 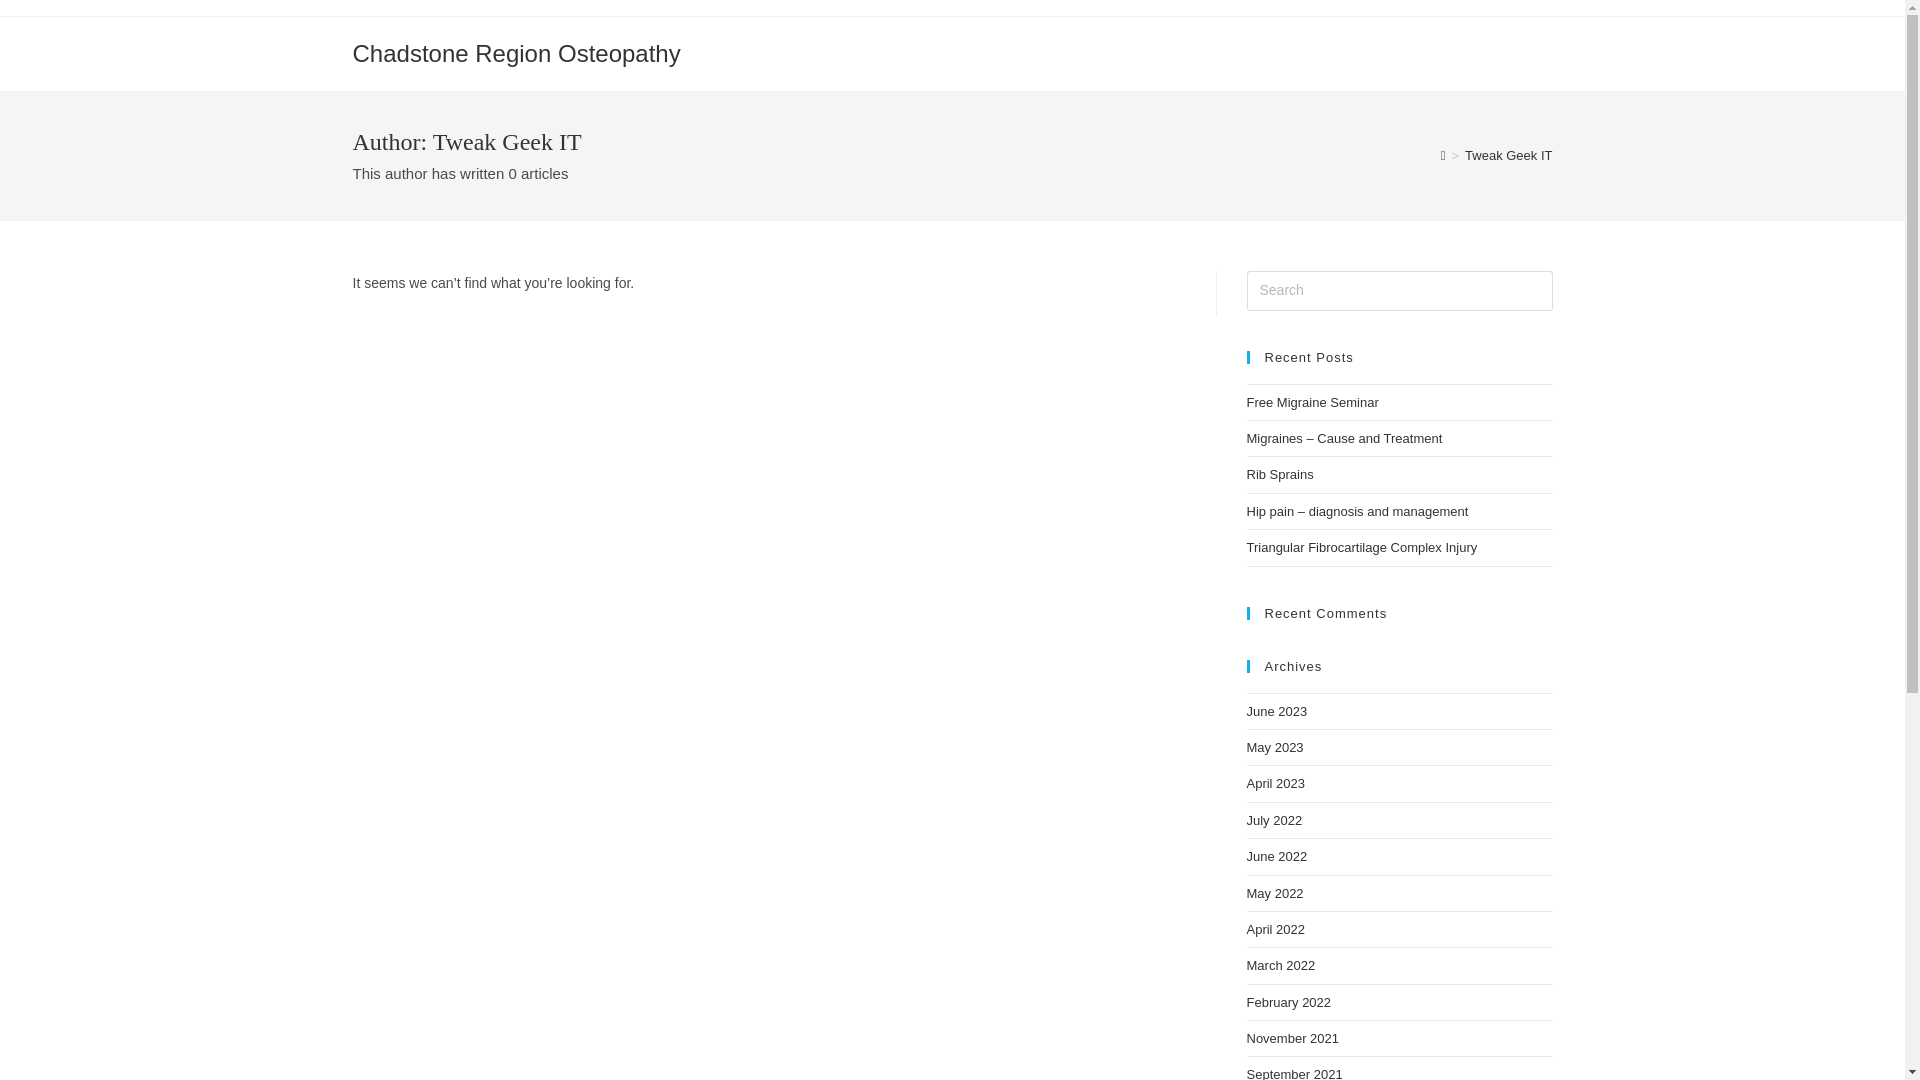 I want to click on 'March 2022', so click(x=1280, y=964).